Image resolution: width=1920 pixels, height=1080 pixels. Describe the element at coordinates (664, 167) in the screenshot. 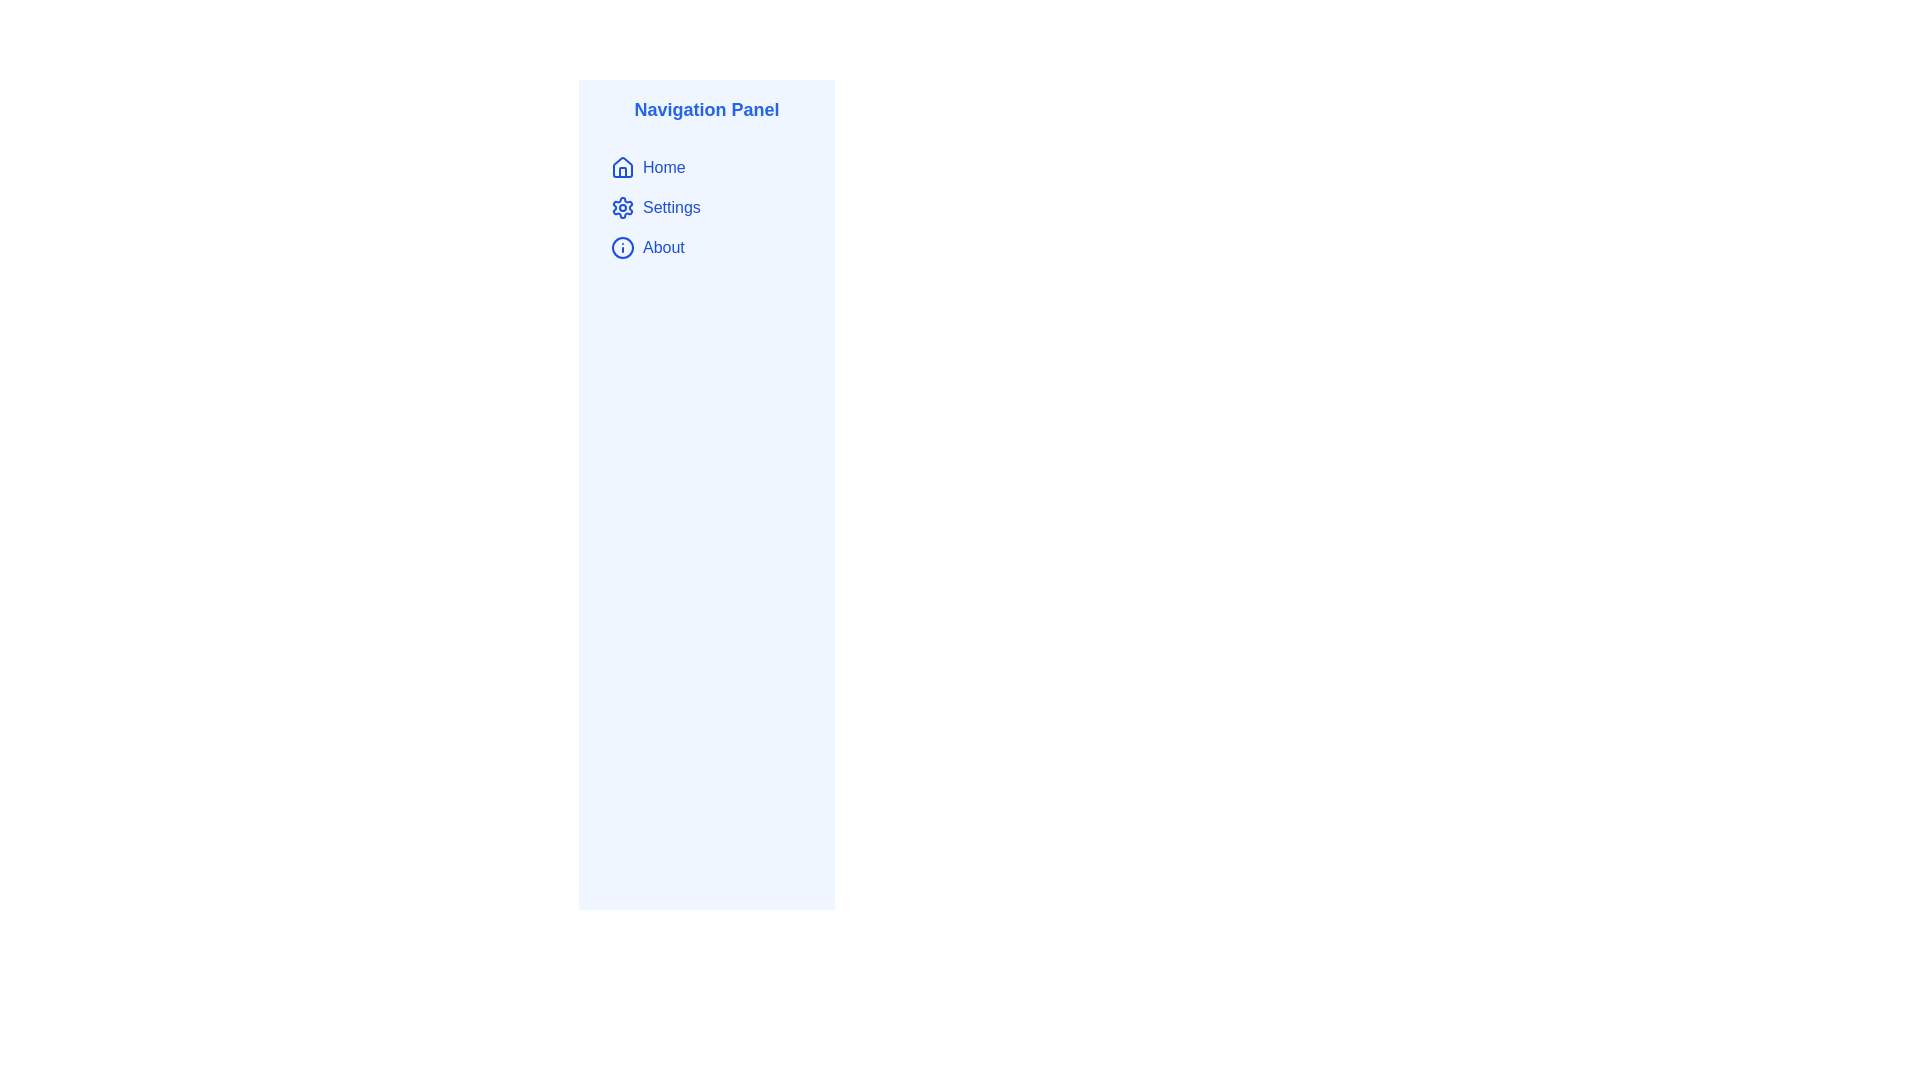

I see `the 'Home' text label in blue font located in the navigation menu, situated to the right of the house icon` at that location.